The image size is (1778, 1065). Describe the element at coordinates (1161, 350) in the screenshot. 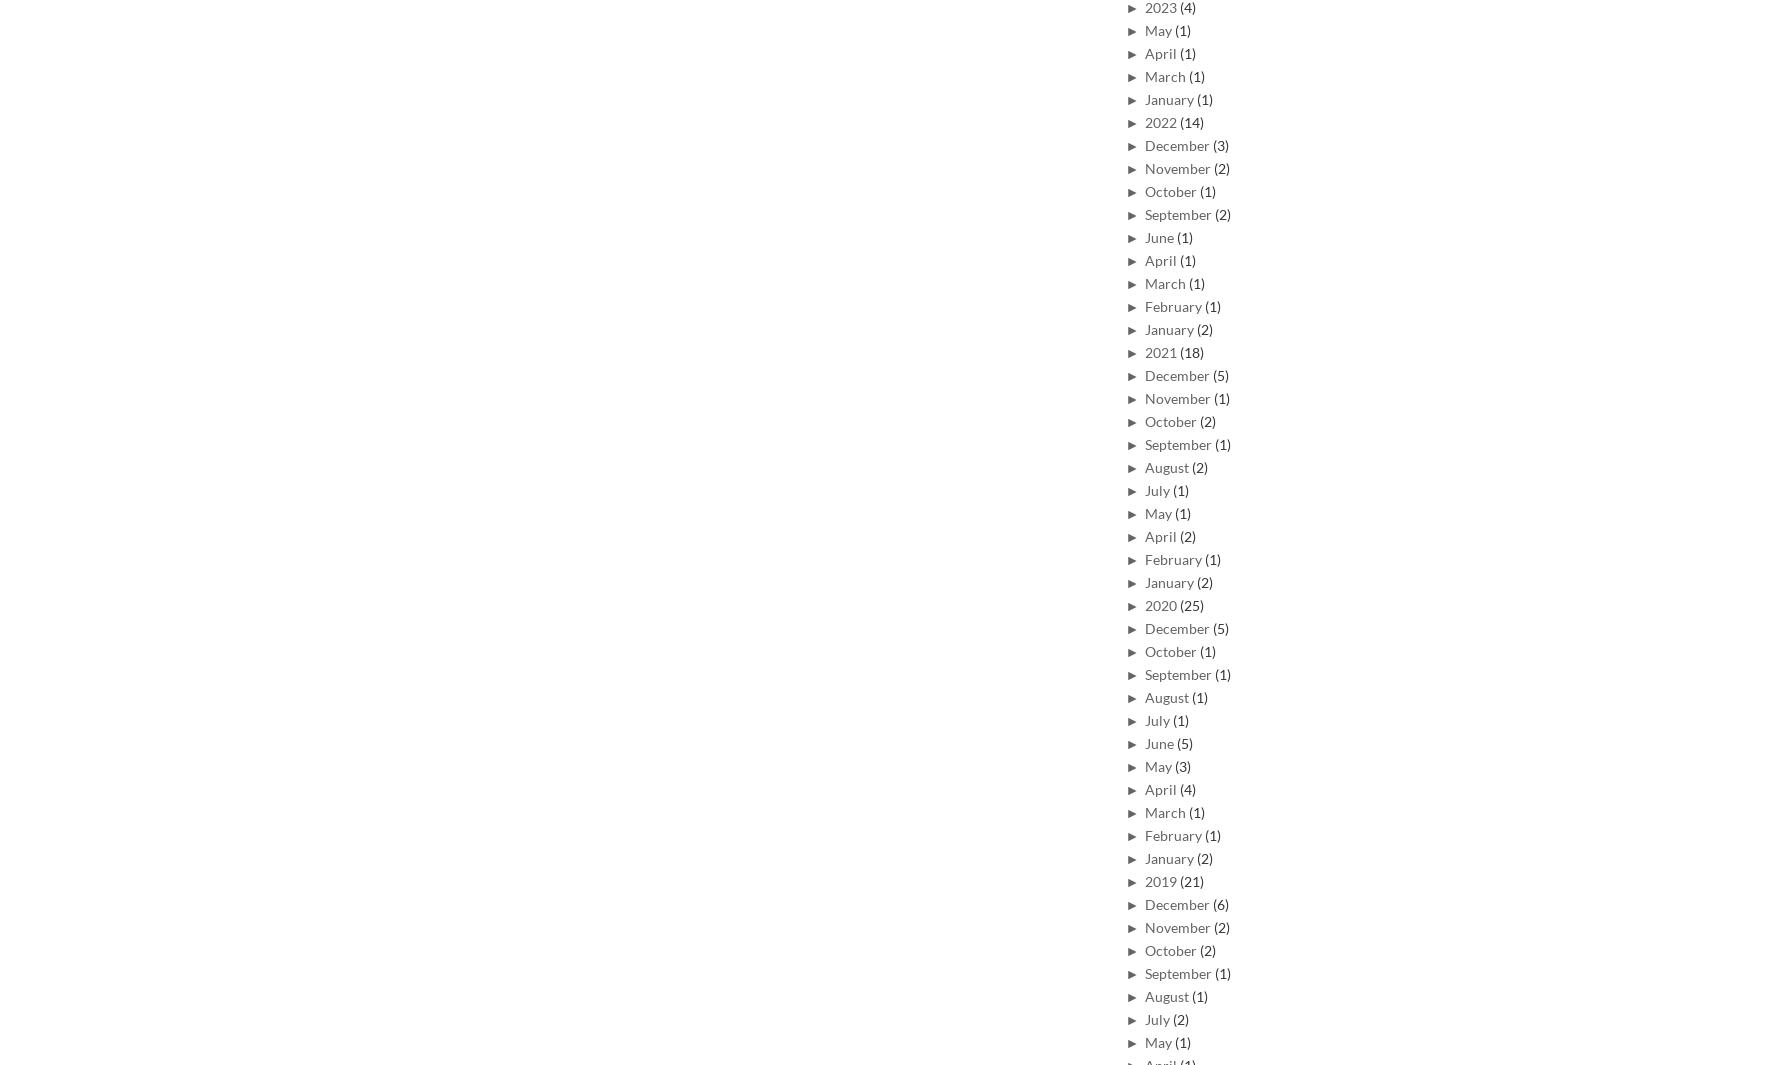

I see `'2021'` at that location.